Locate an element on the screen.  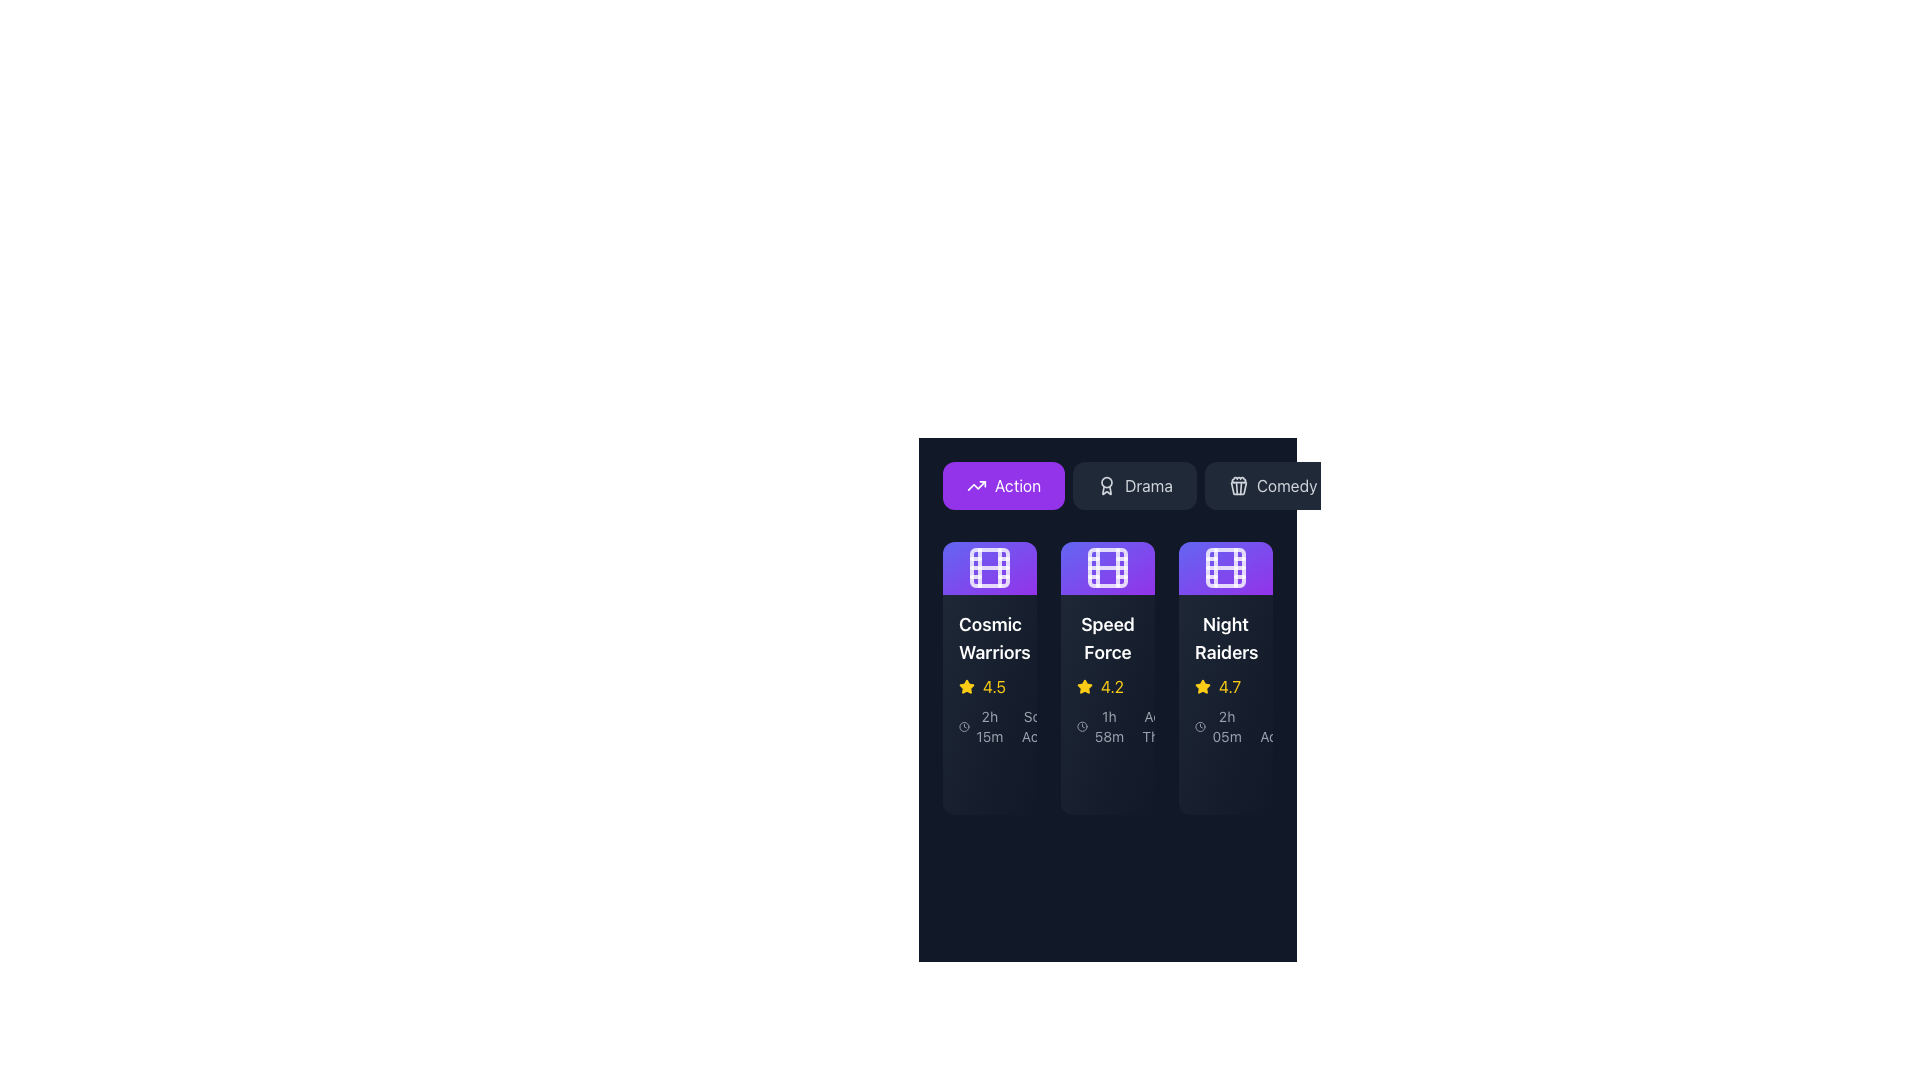
the circular base of the clock icon located under the movie 'Speed Force' in the interface is located at coordinates (1081, 726).